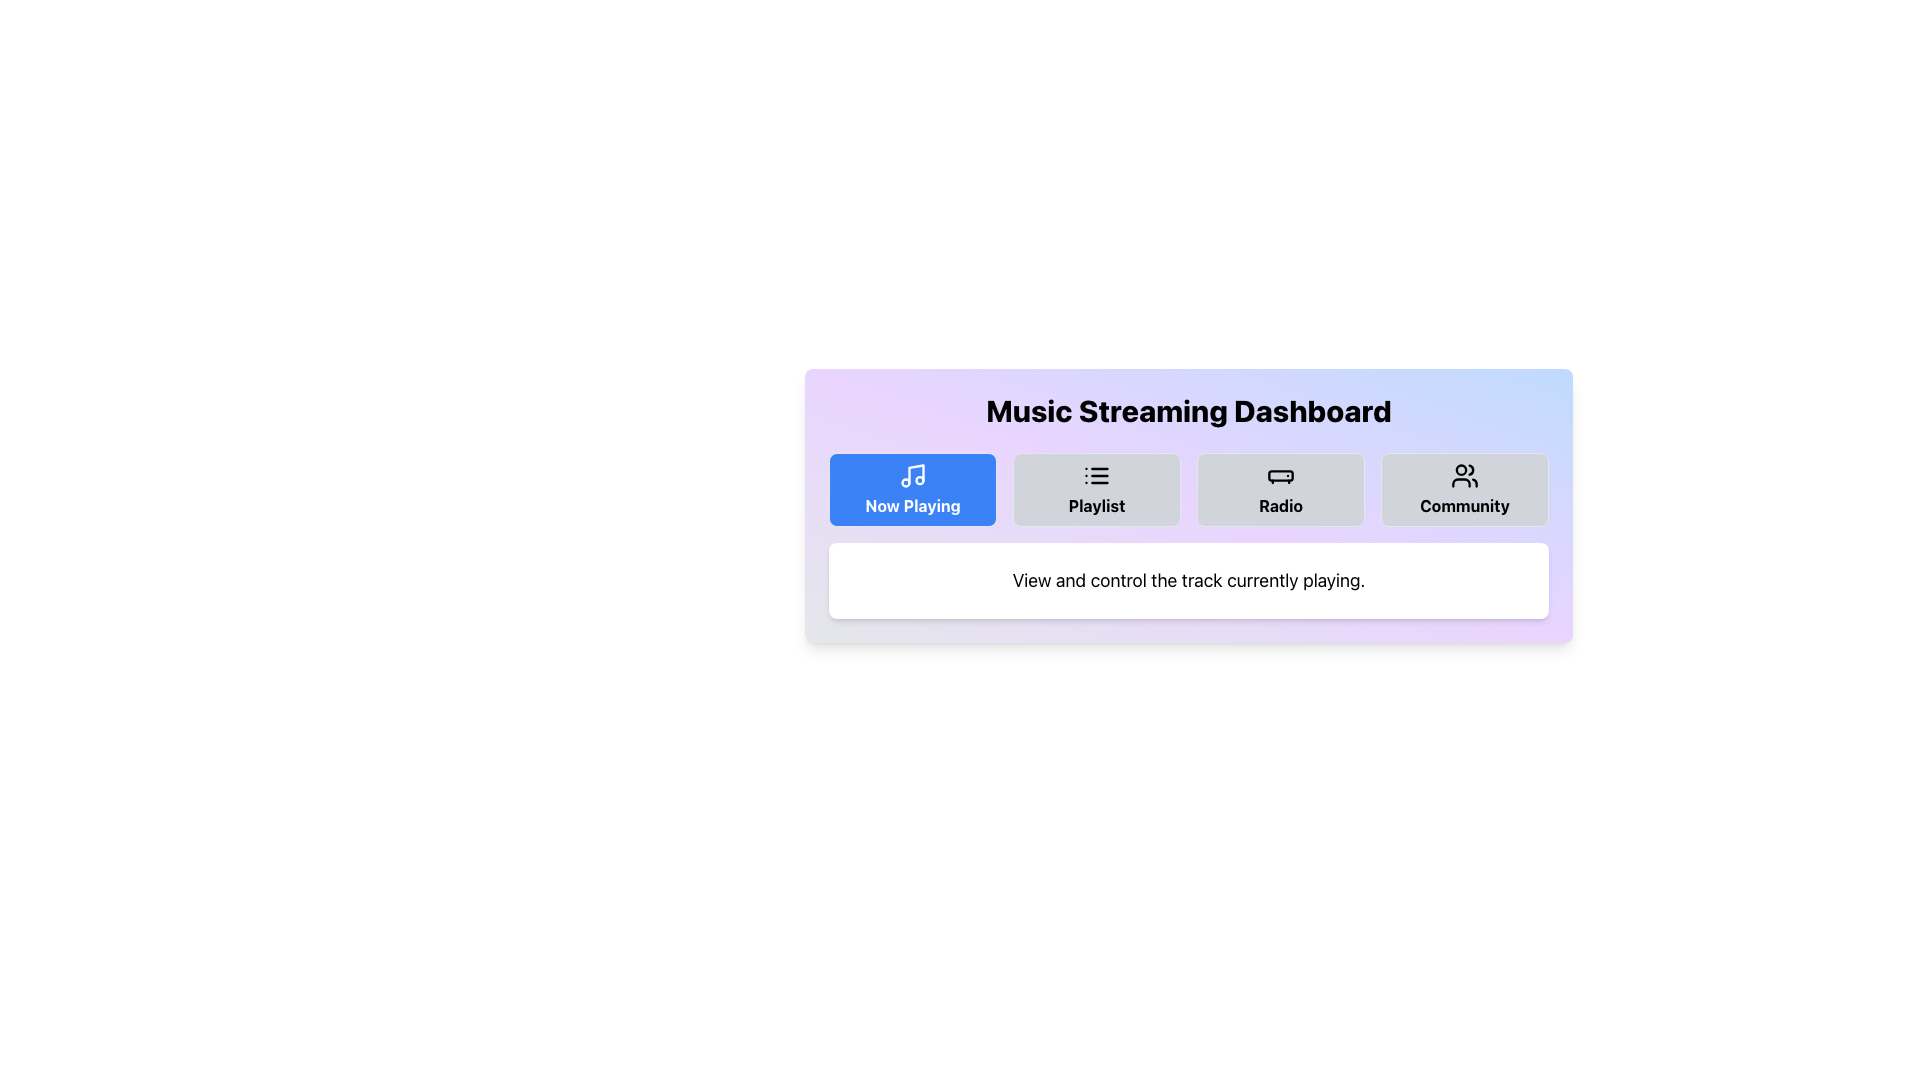 This screenshot has height=1080, width=1920. I want to click on the informational text box that contains the message 'View and control the track currently playing.' with a white background and rounded corners, so click(1189, 581).